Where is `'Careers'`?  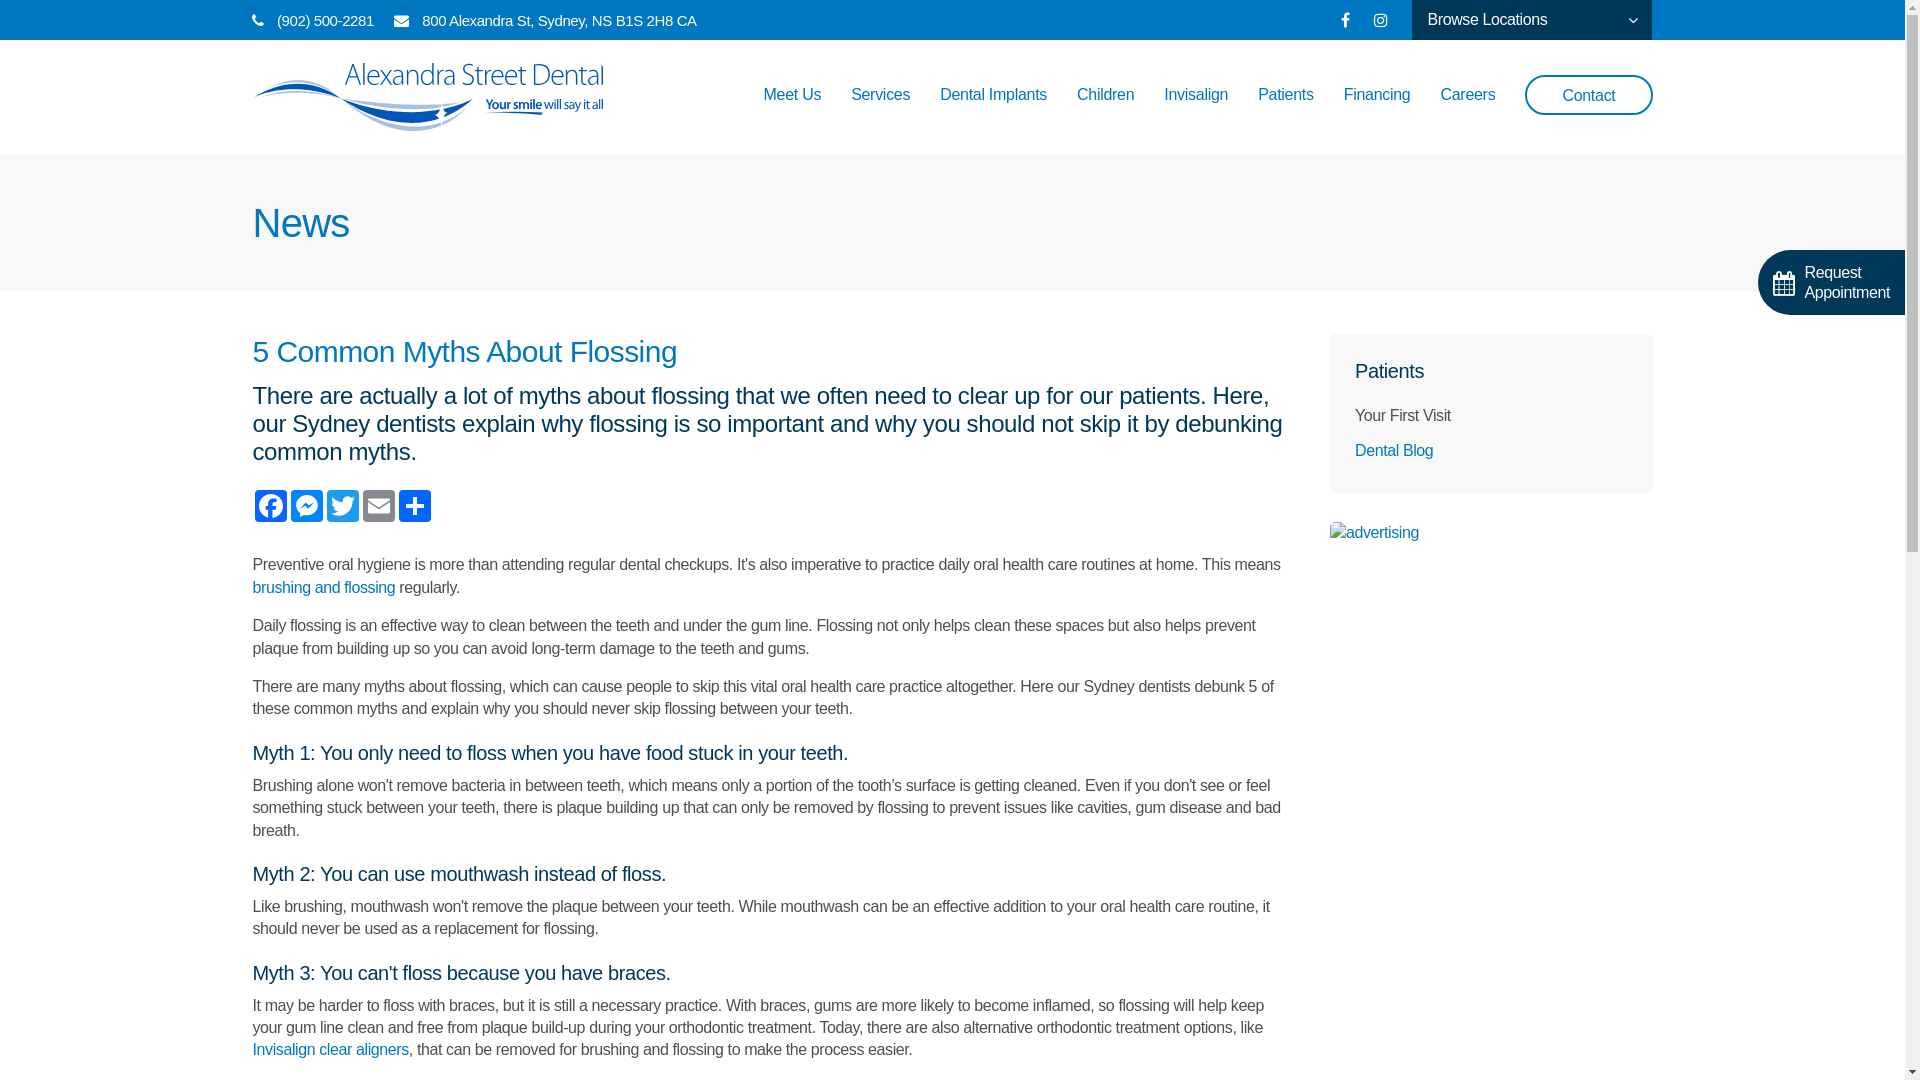
'Careers' is located at coordinates (1467, 115).